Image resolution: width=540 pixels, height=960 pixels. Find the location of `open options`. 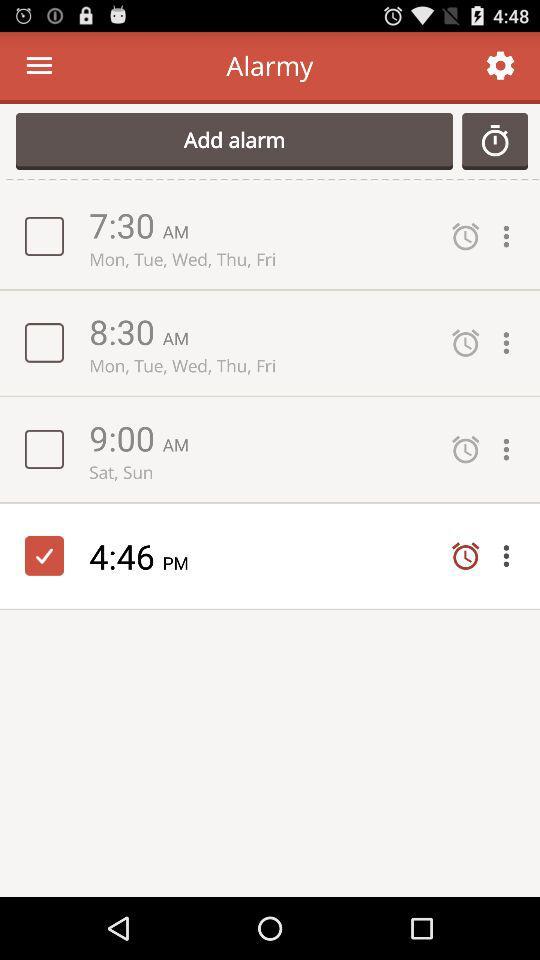

open options is located at coordinates (511, 236).